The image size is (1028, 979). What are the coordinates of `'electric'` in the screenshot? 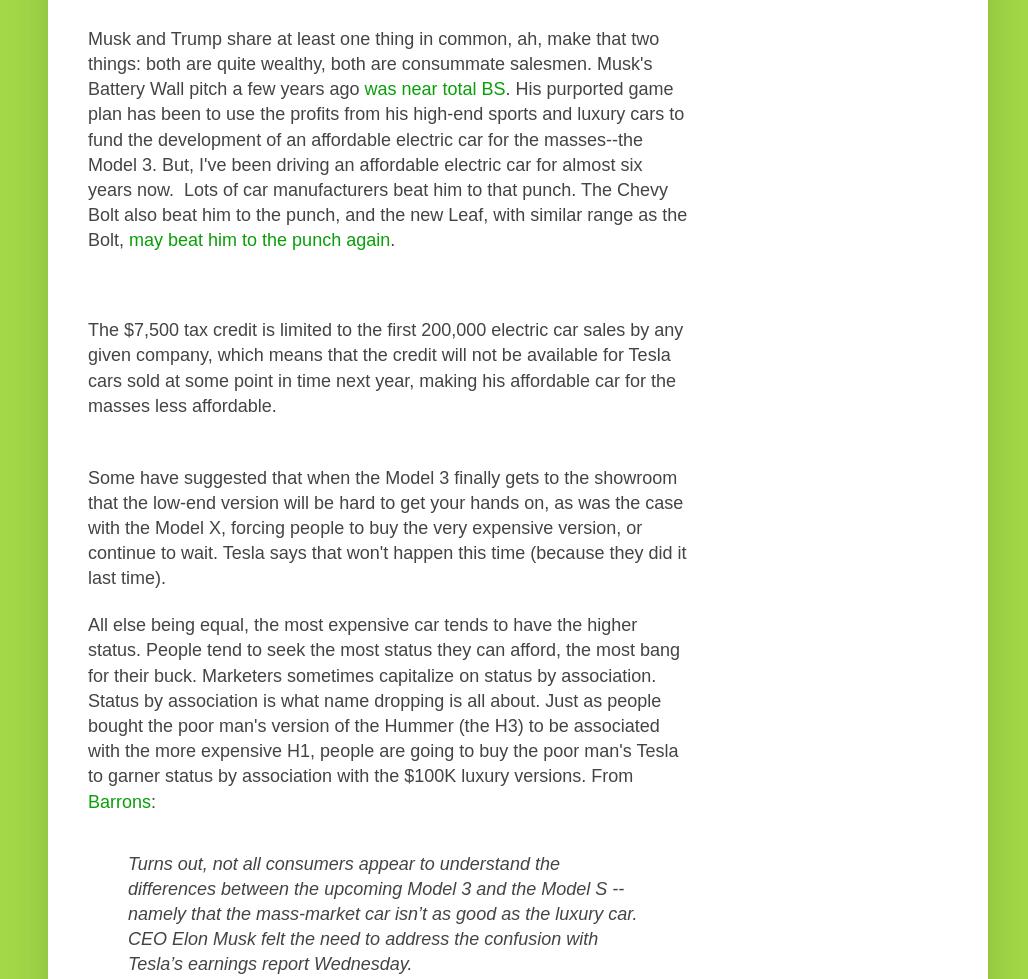 It's located at (522, 330).